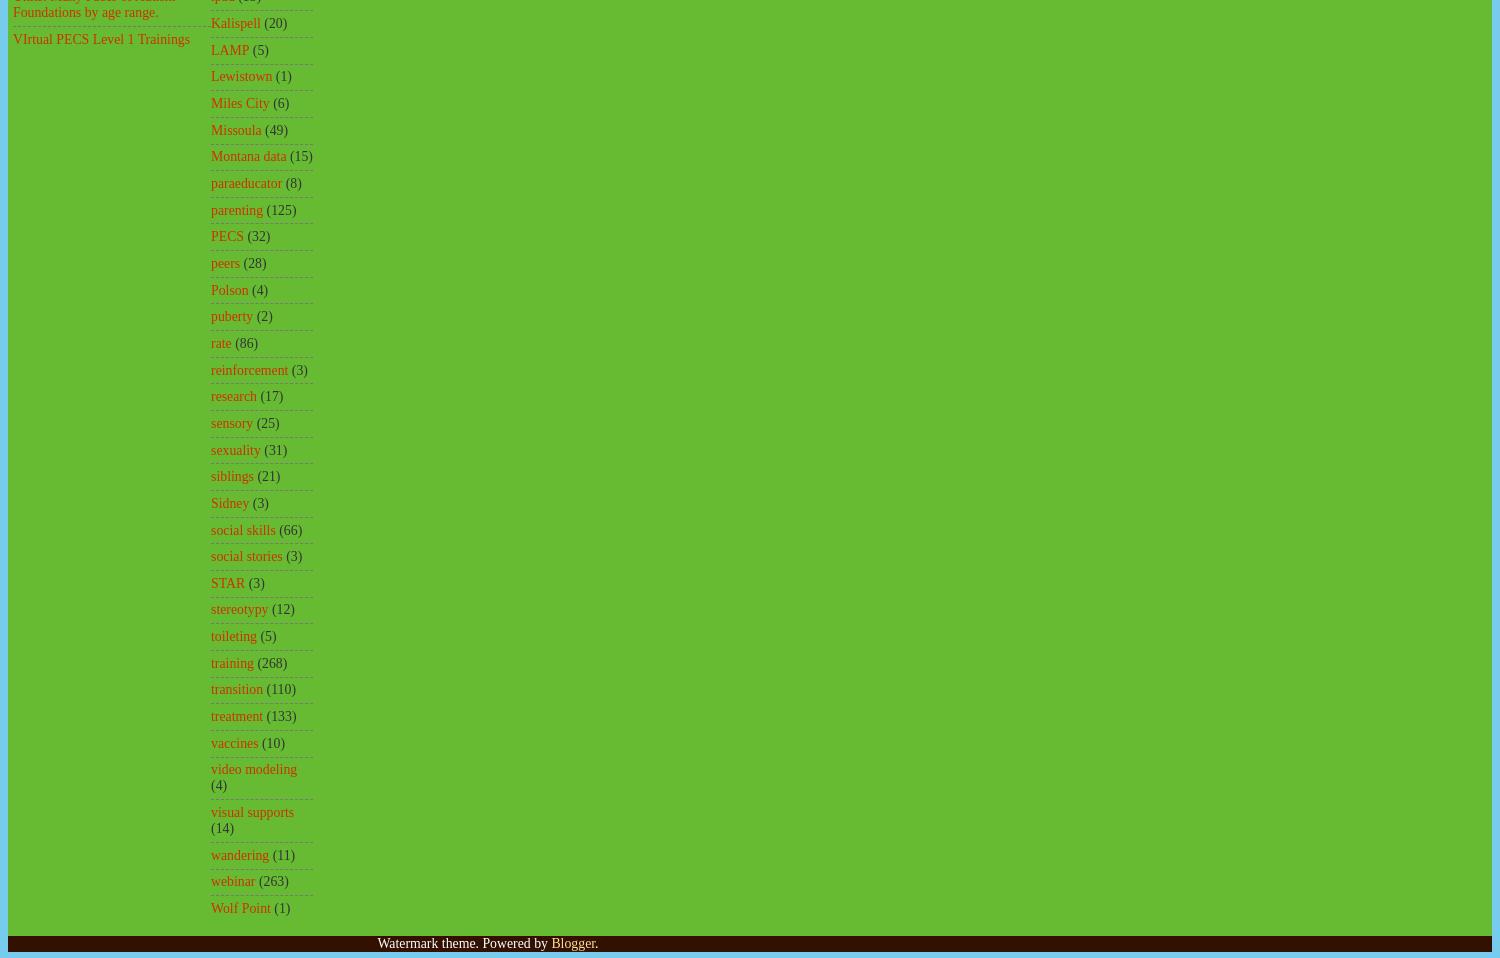 Image resolution: width=1500 pixels, height=958 pixels. I want to click on '(20)', so click(275, 22).